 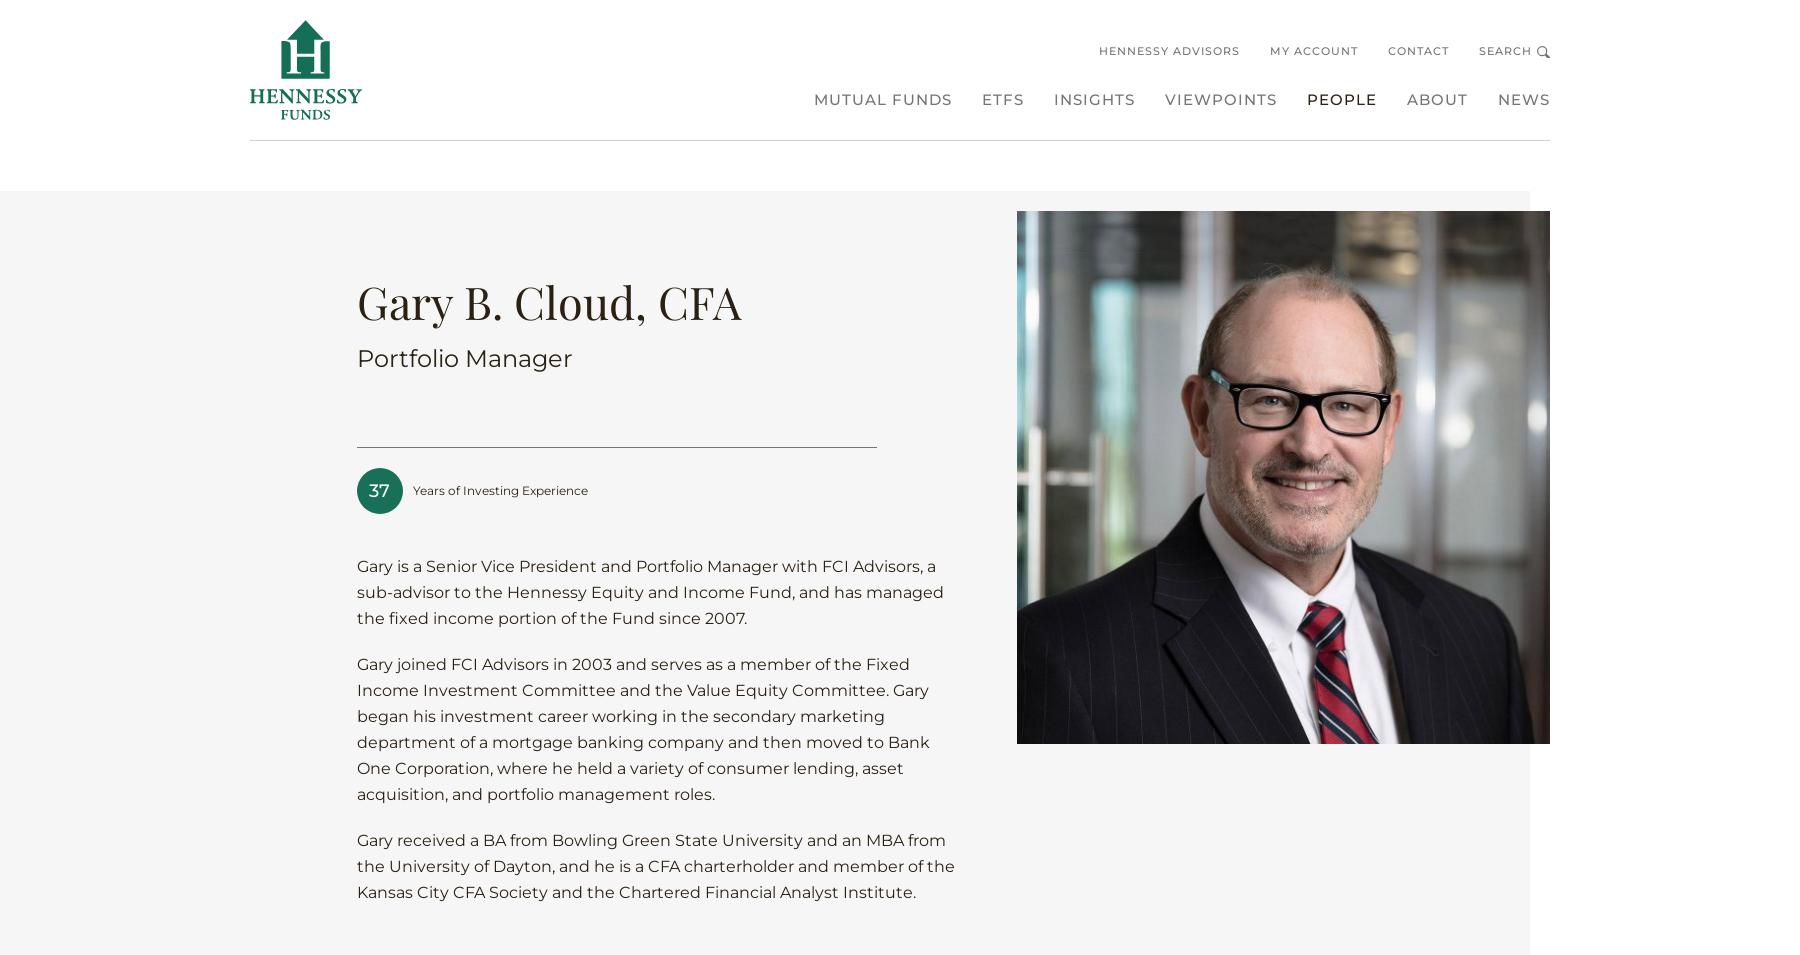 What do you see at coordinates (1406, 98) in the screenshot?
I see `'About'` at bounding box center [1406, 98].